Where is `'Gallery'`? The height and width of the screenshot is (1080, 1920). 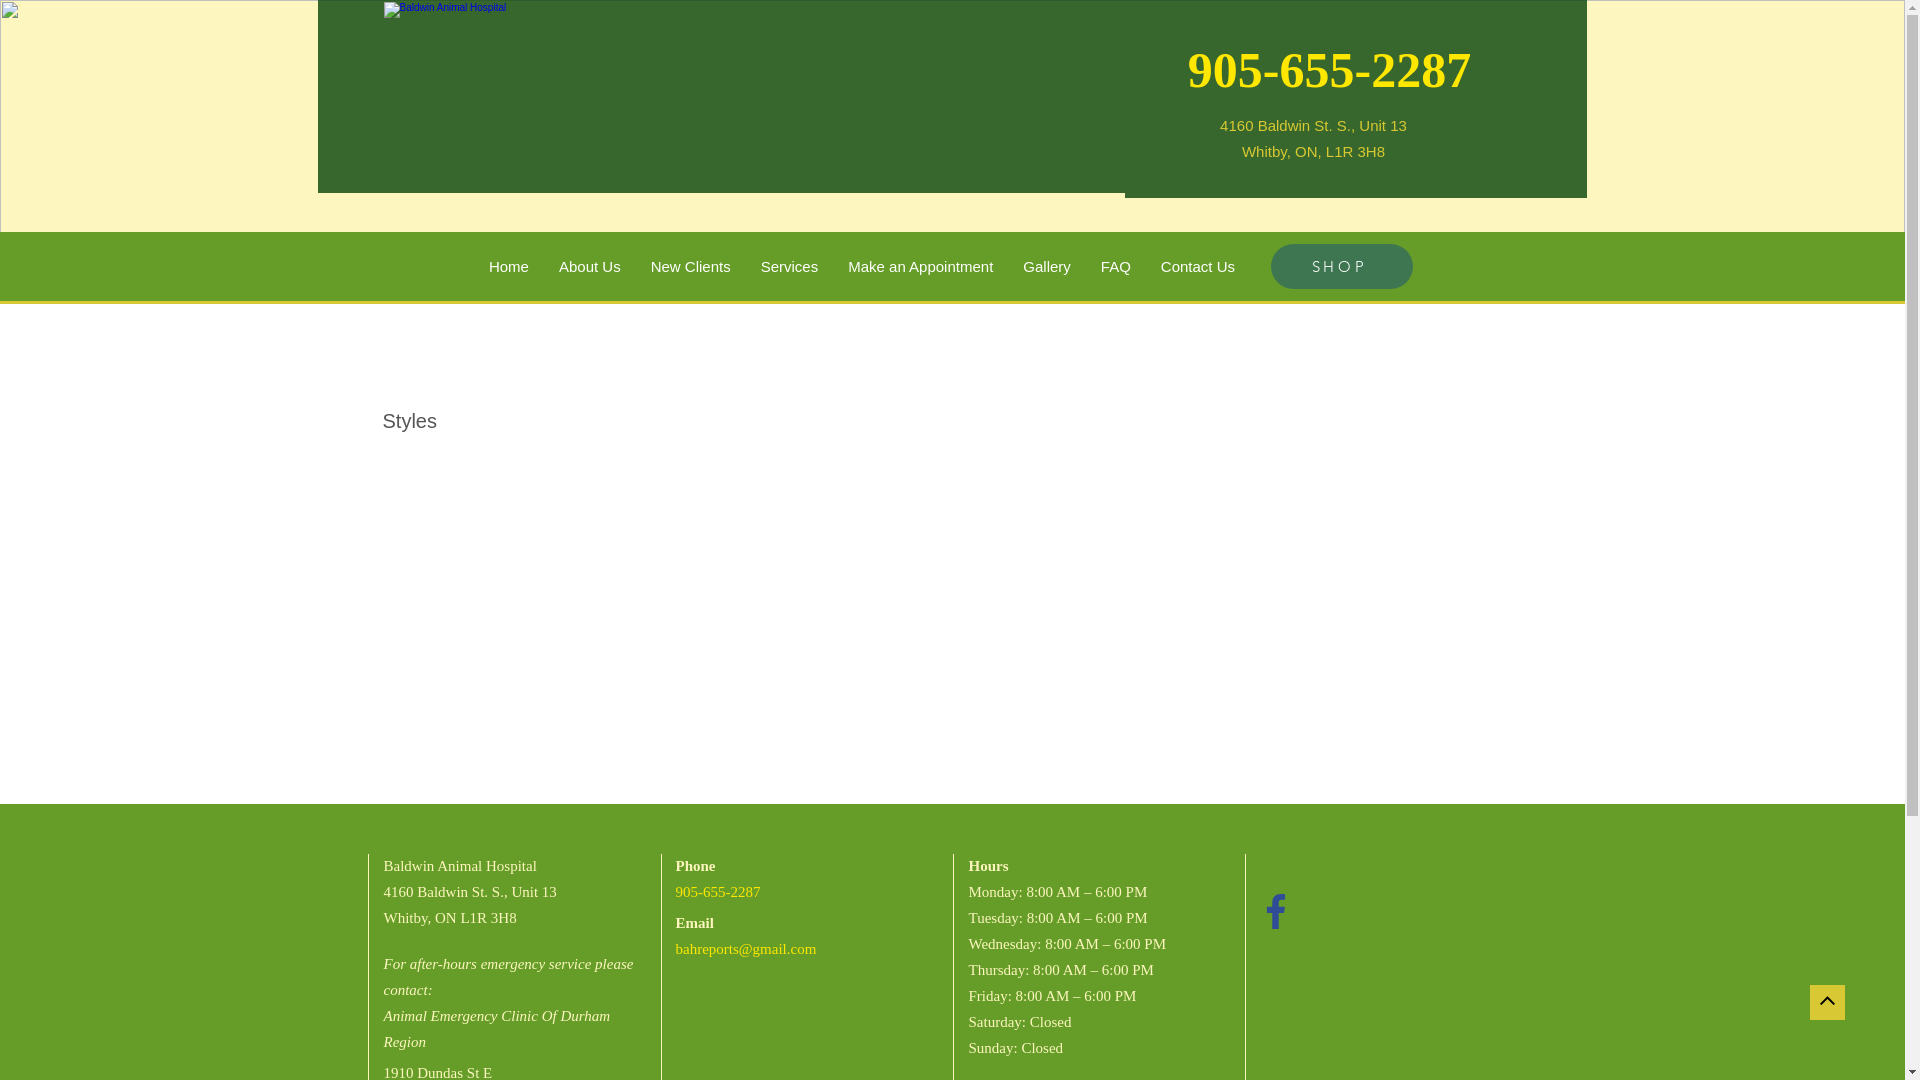
'Gallery' is located at coordinates (1045, 265).